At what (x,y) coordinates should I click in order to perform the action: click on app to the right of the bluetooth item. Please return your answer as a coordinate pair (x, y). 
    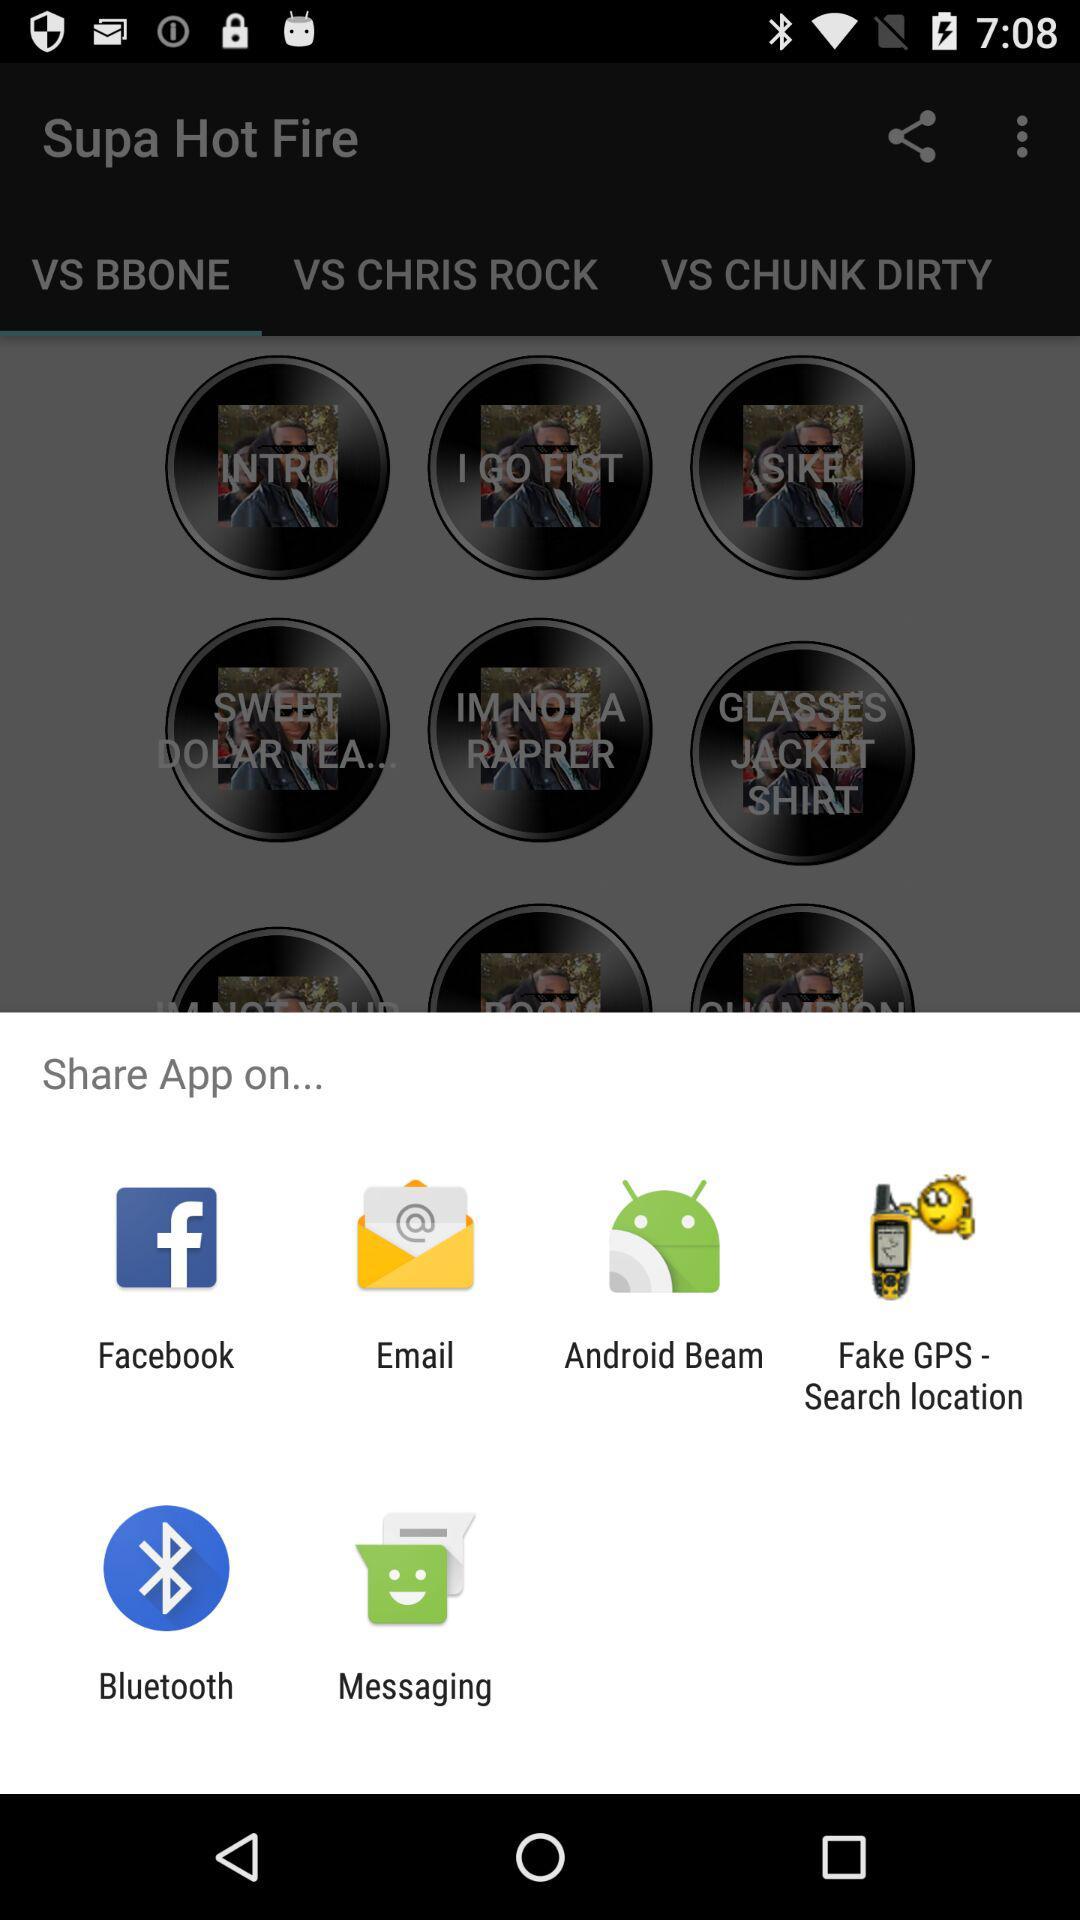
    Looking at the image, I should click on (414, 1705).